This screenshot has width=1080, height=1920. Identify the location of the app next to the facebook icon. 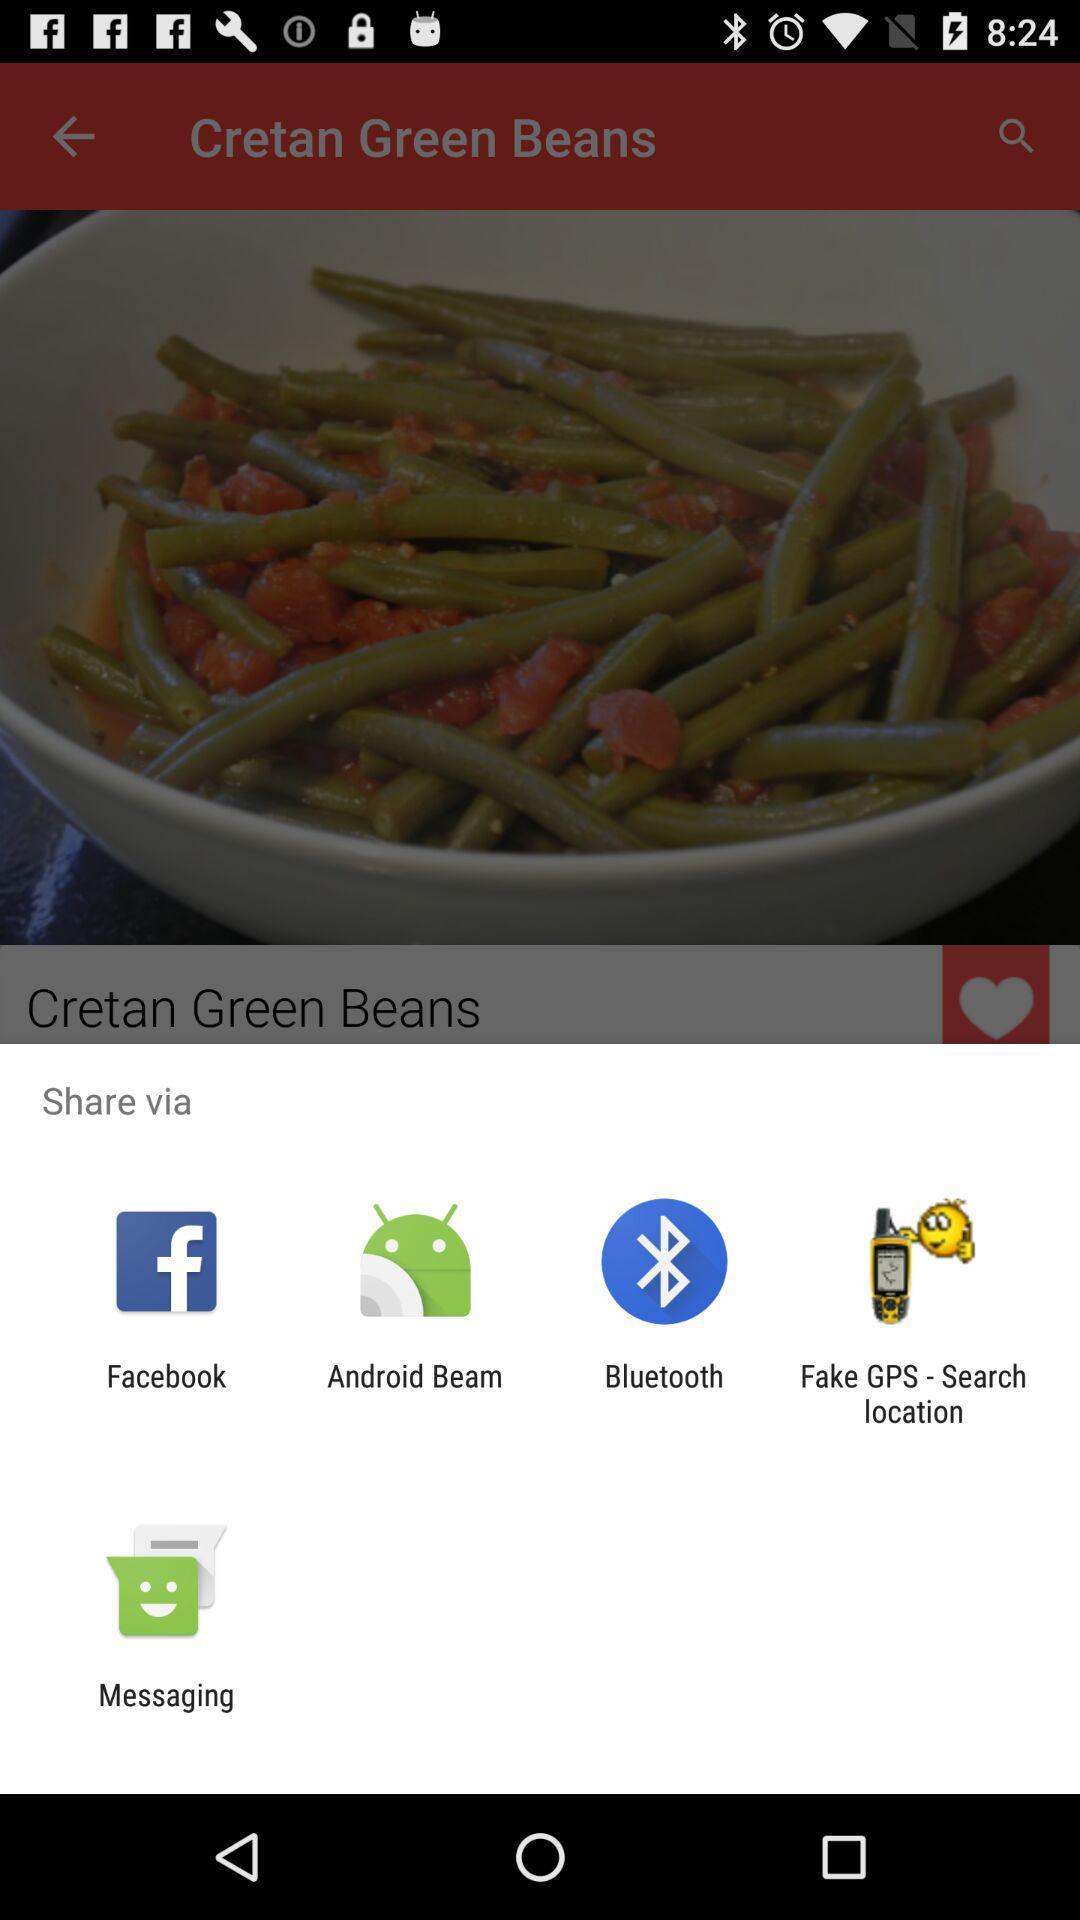
(414, 1392).